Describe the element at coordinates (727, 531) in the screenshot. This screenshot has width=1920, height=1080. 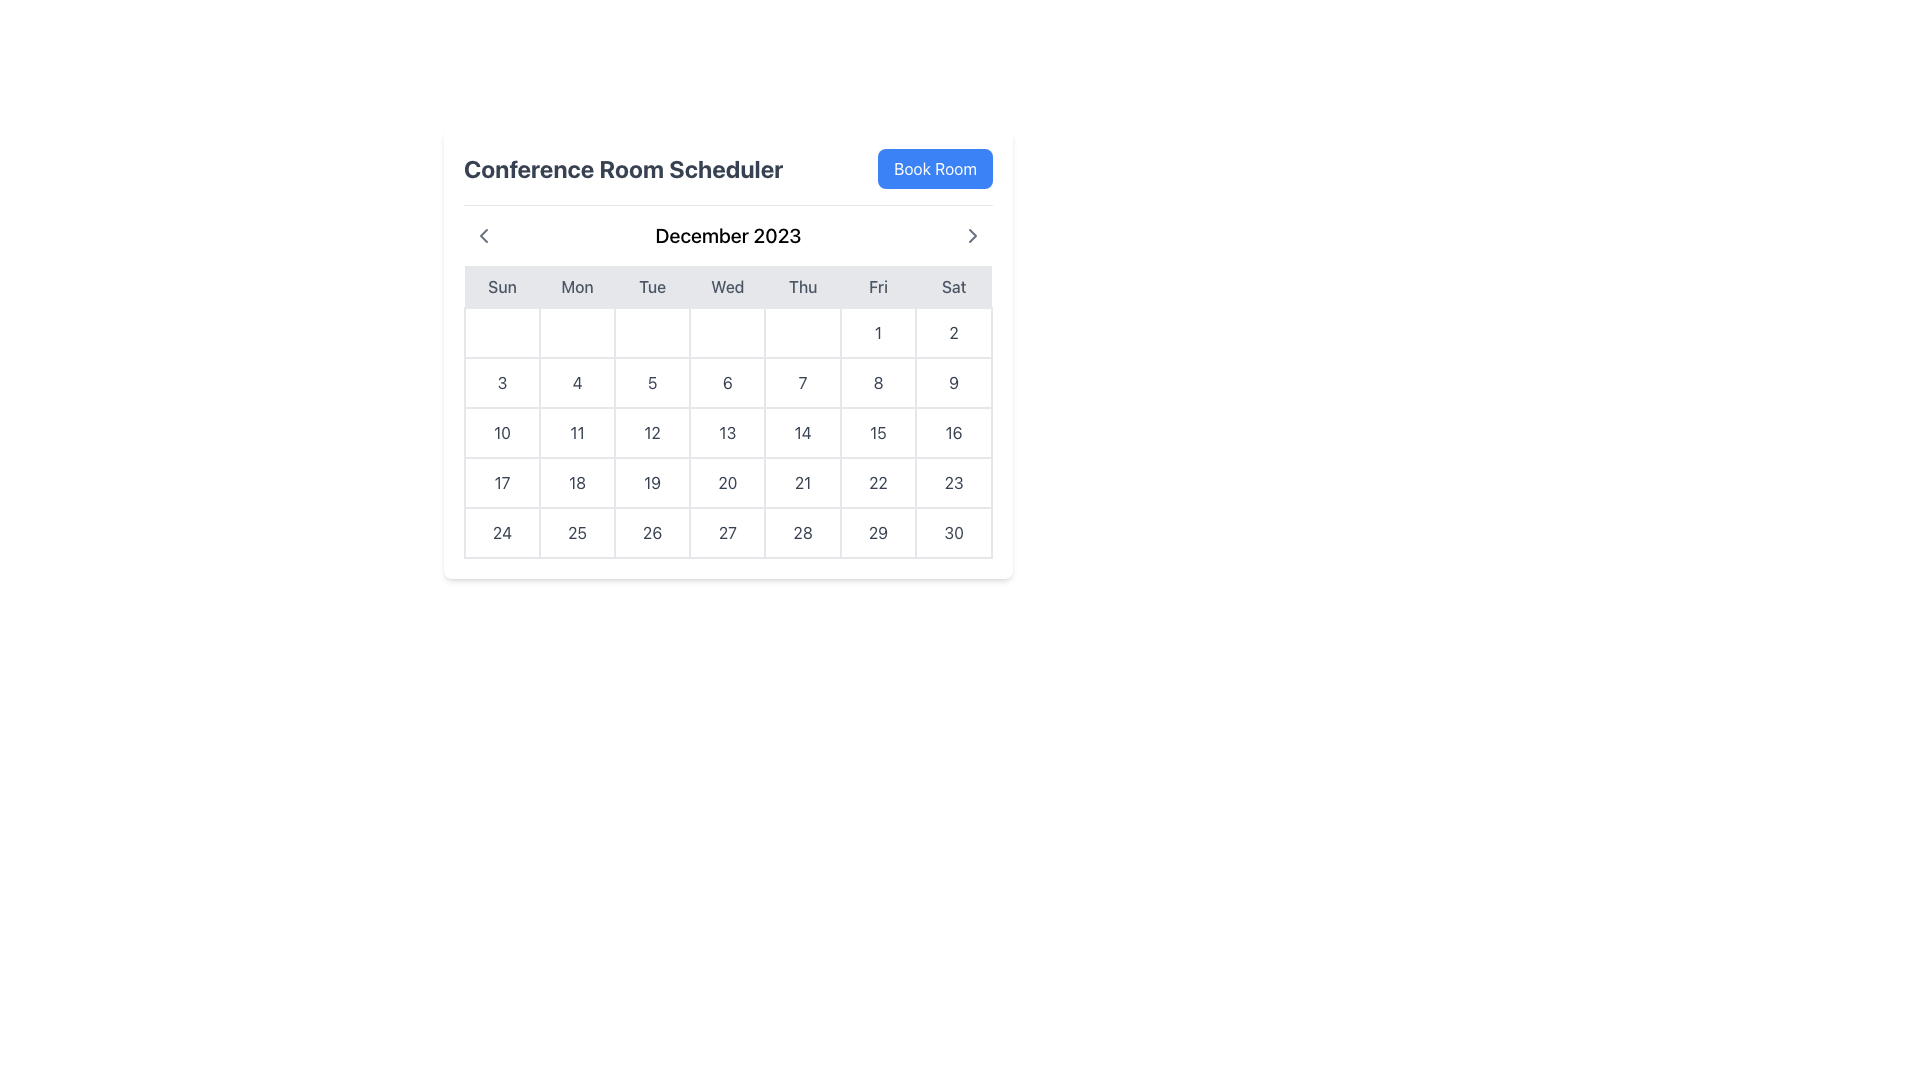
I see `the calendar date element indicating '27'` at that location.